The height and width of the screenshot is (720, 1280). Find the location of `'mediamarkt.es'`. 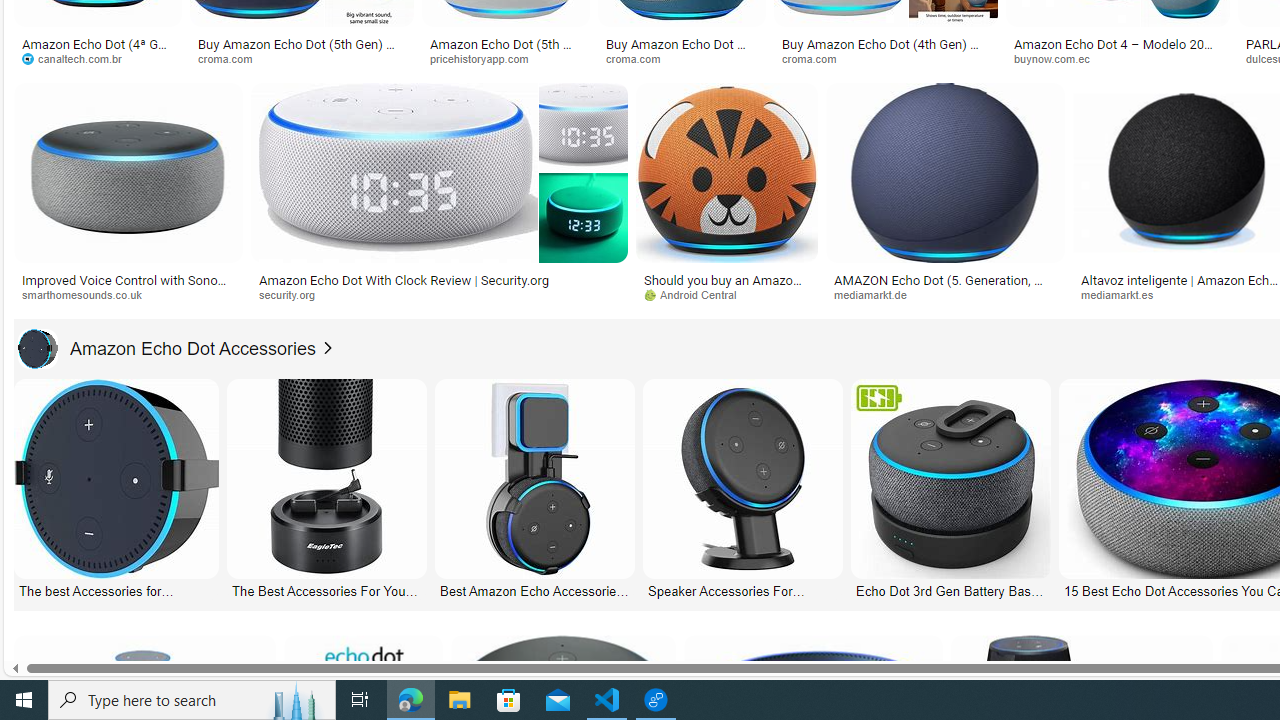

'mediamarkt.es' is located at coordinates (1124, 294).